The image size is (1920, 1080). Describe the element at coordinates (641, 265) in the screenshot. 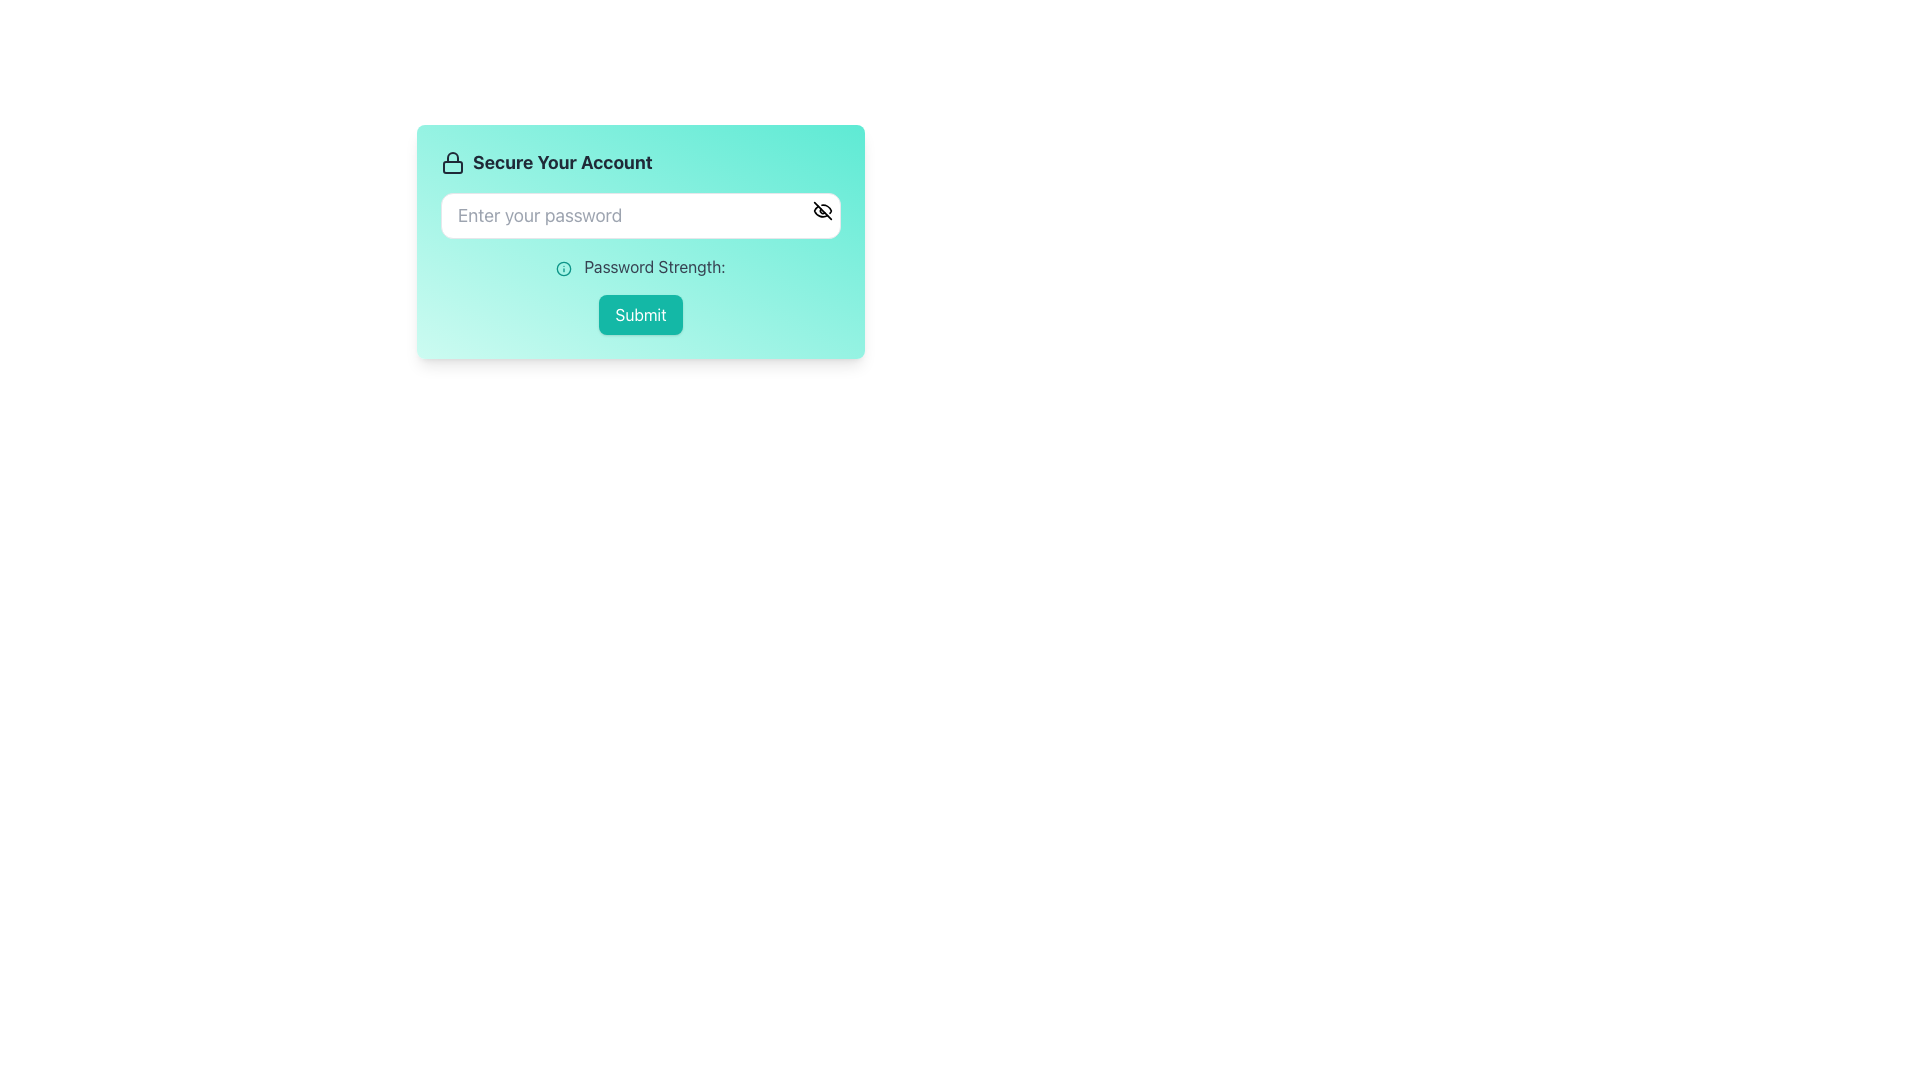

I see `text of the password strength indicator label, which is located below the password input field and above the submit button, horizontally centered with an icon on its left` at that location.